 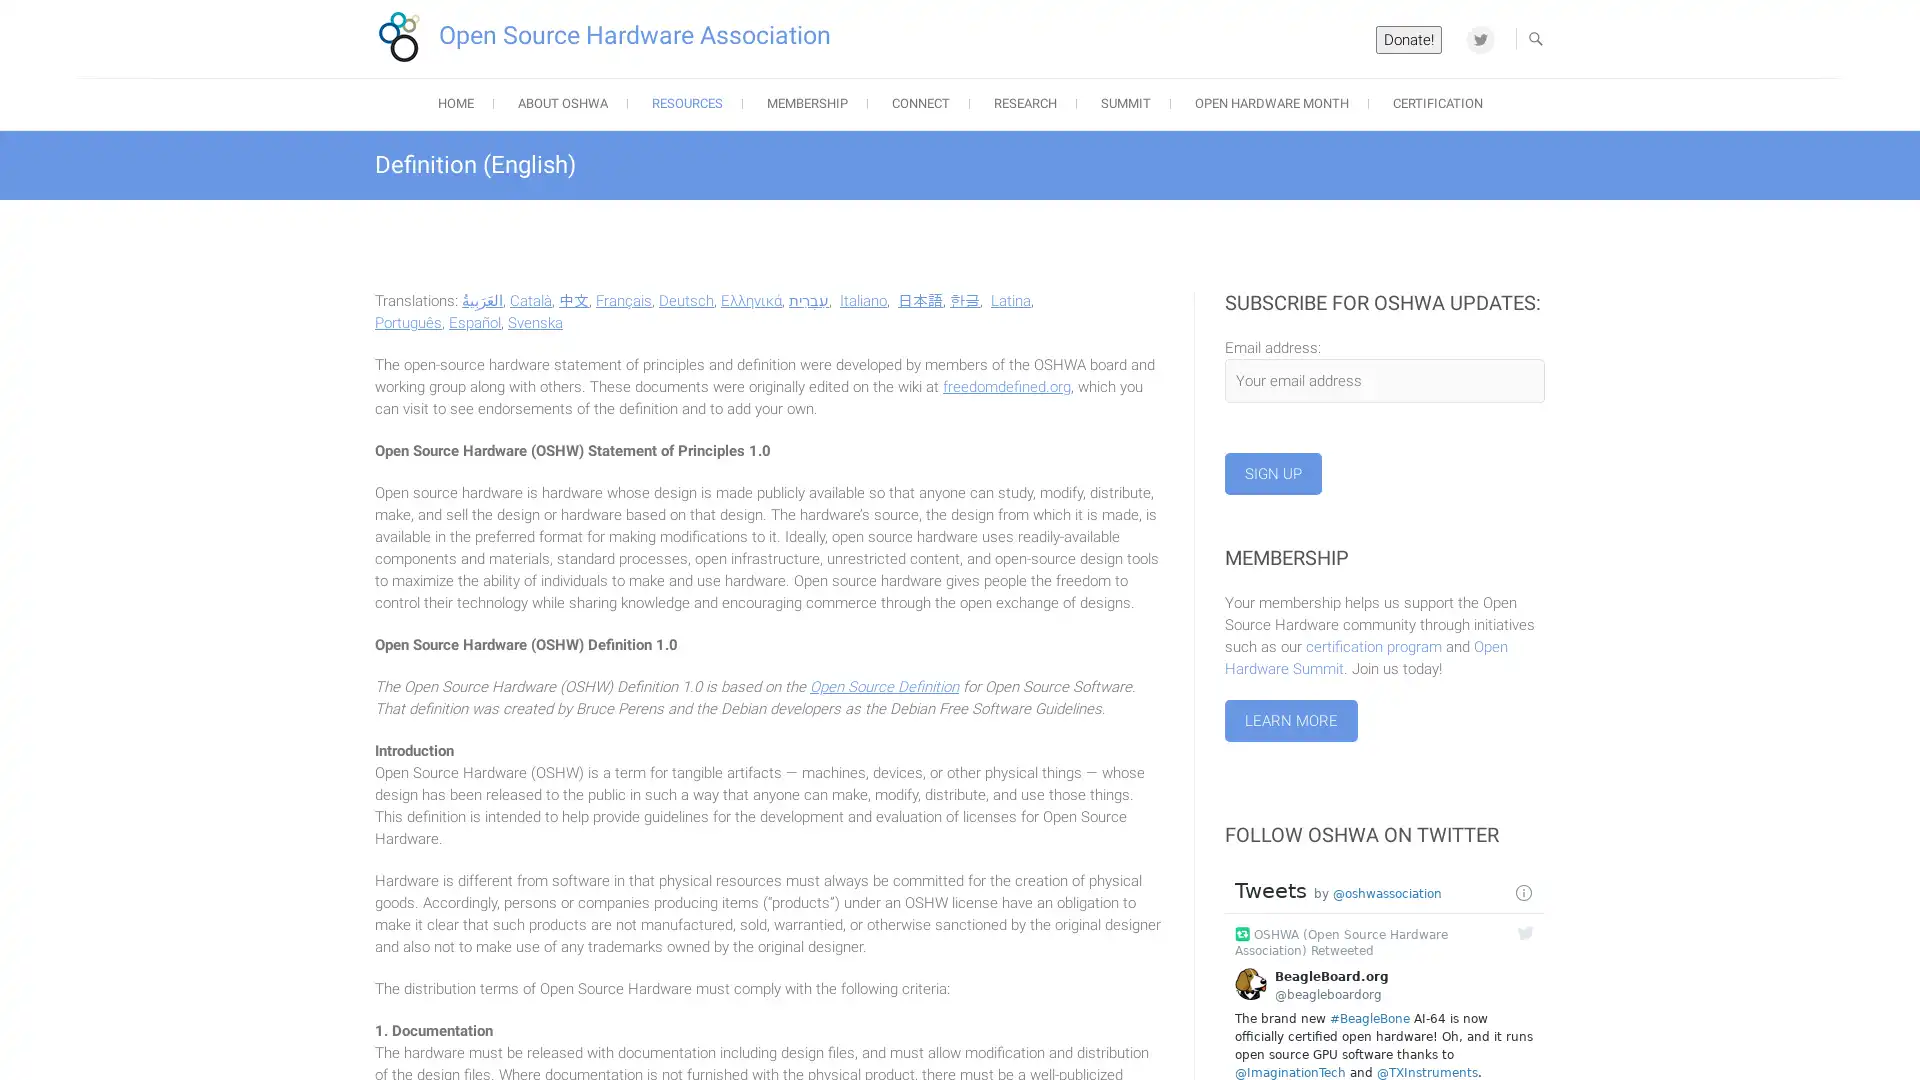 I want to click on Learn More, so click(x=1291, y=721).